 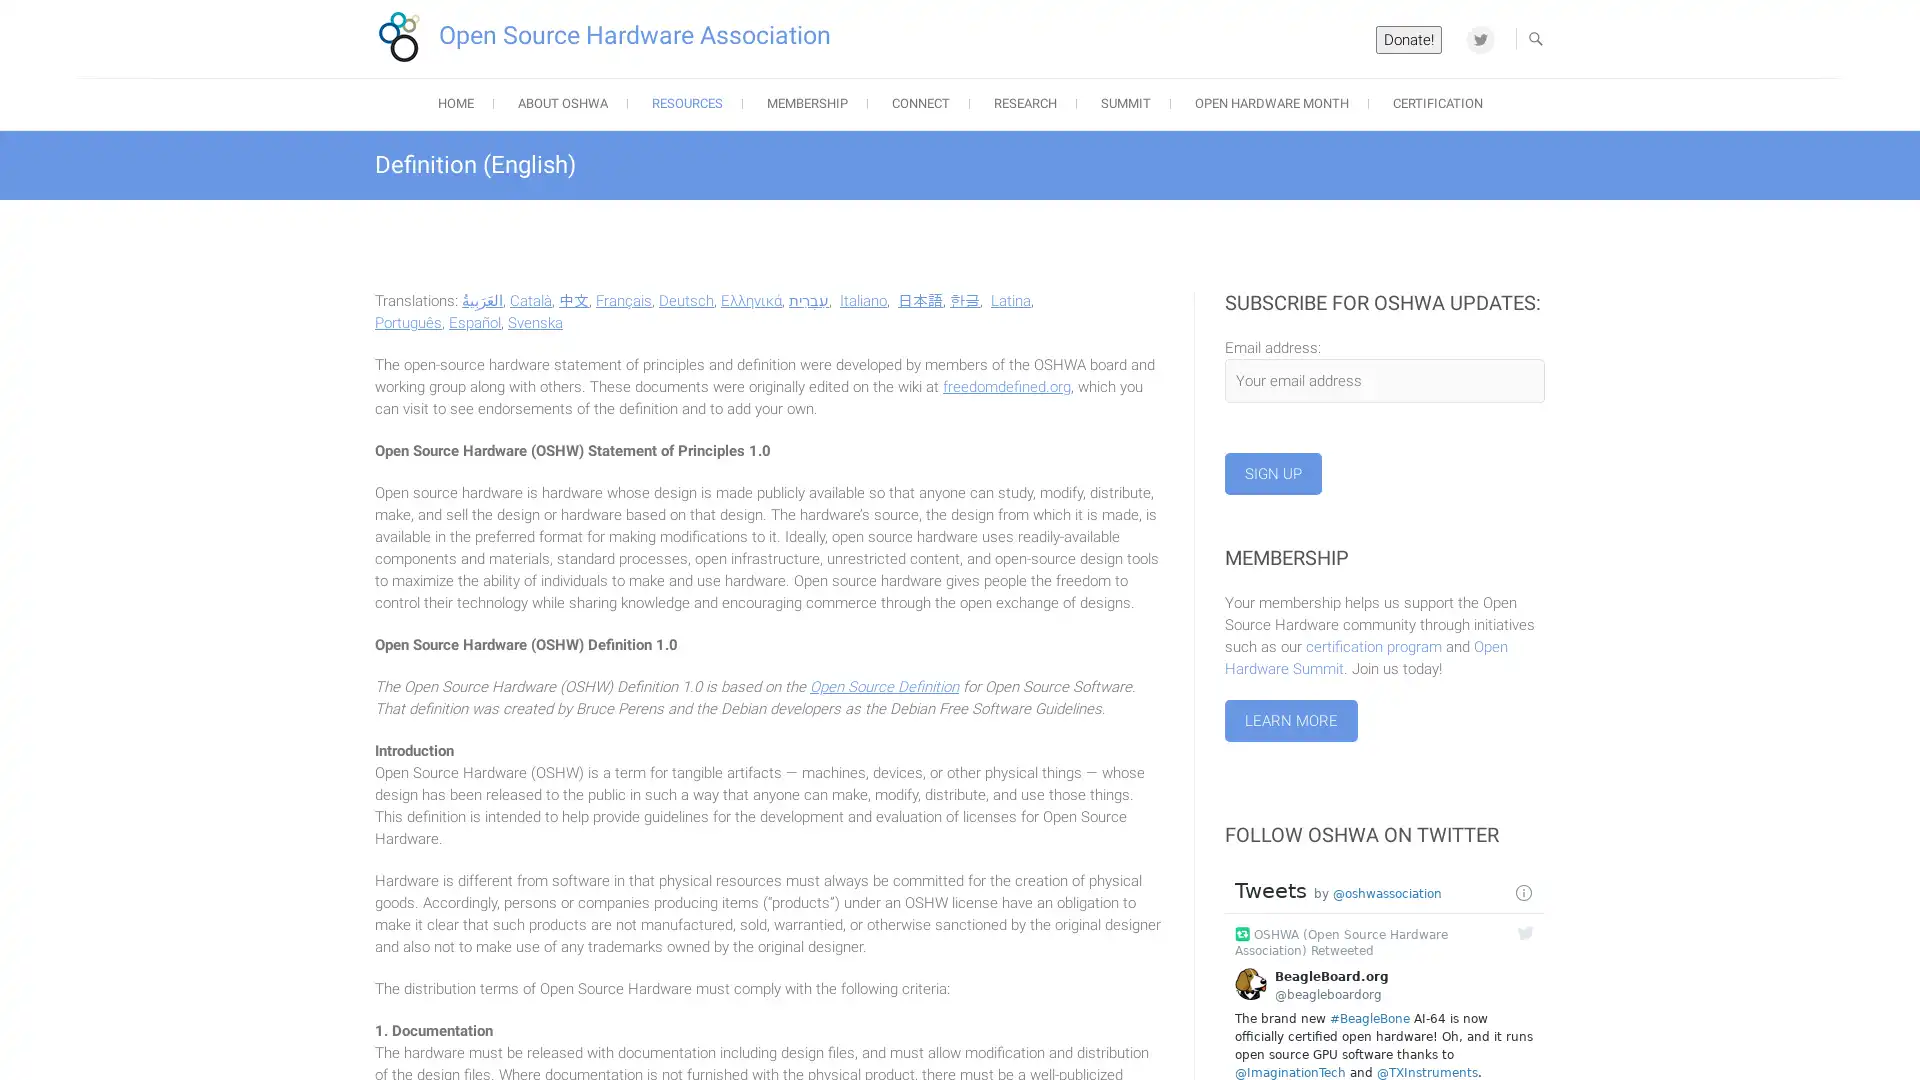 I want to click on Learn More, so click(x=1291, y=721).